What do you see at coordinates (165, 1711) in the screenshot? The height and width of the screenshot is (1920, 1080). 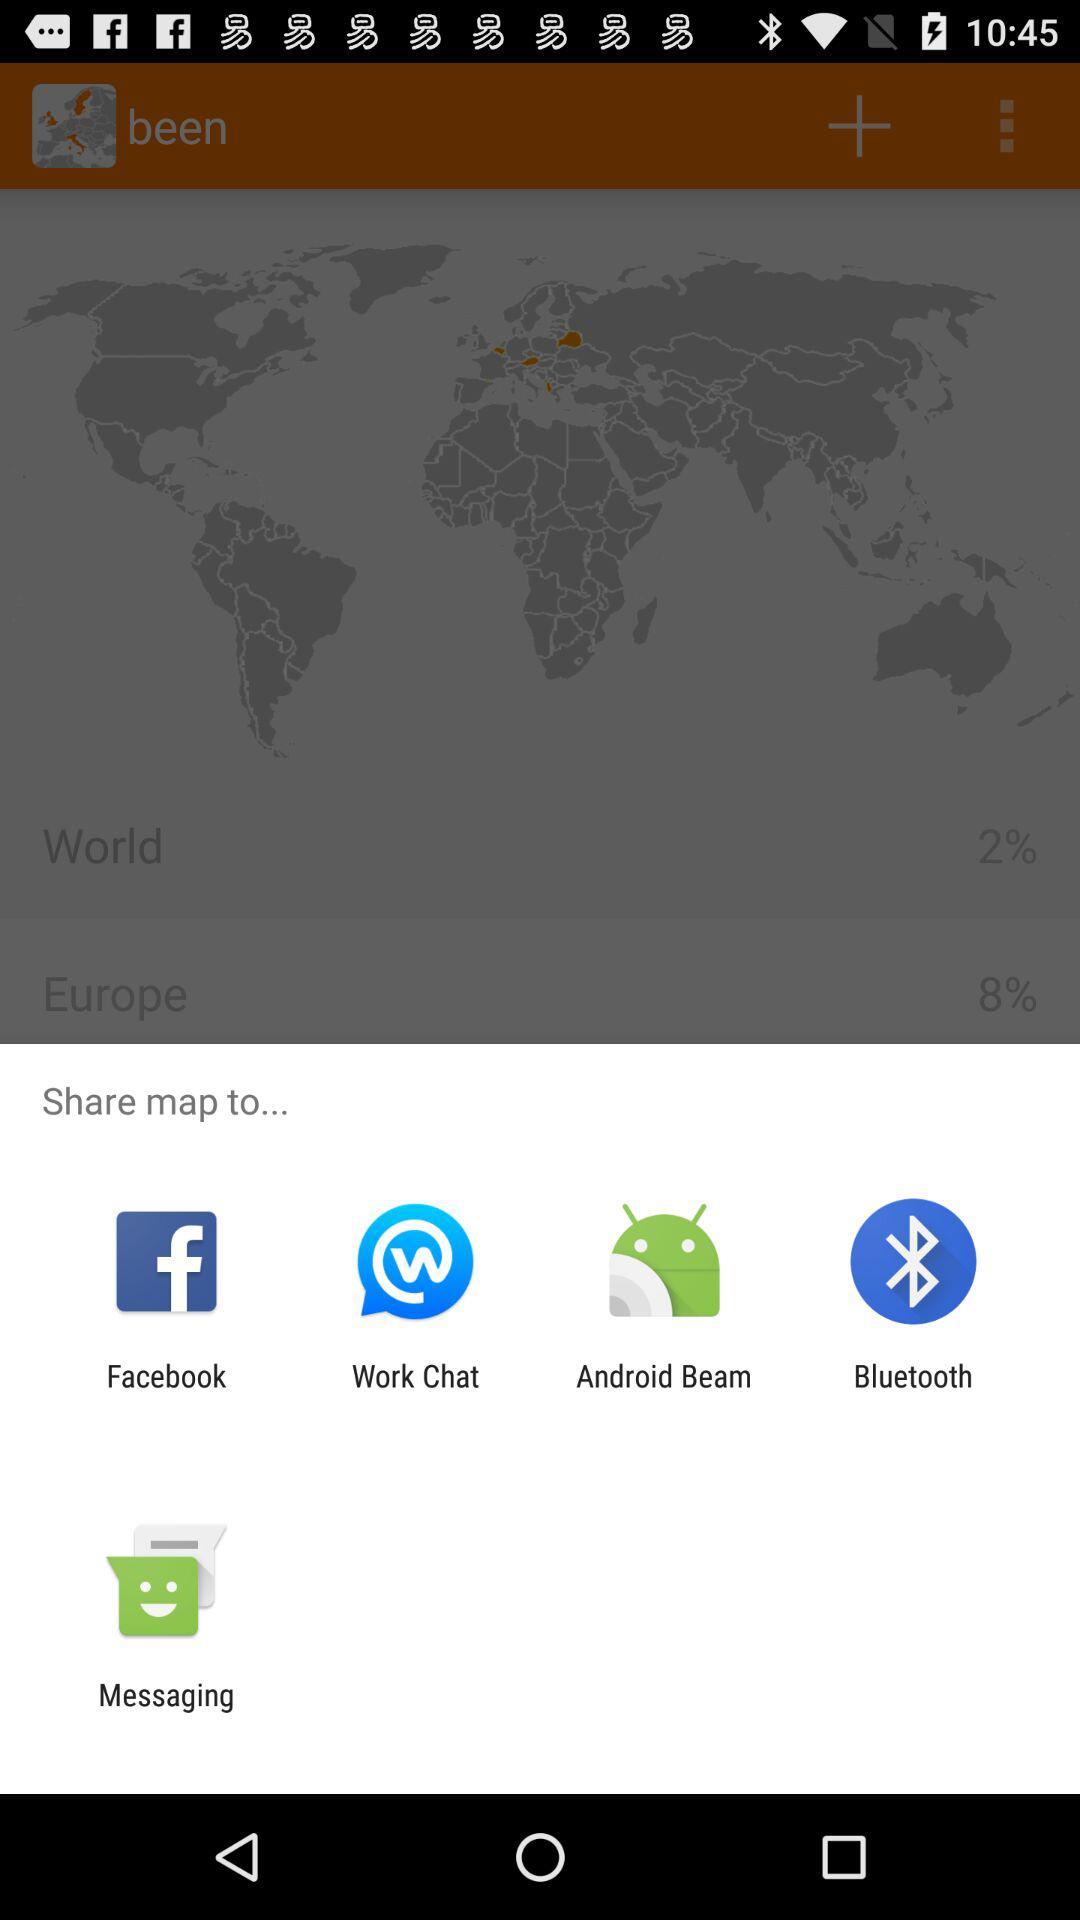 I see `the messaging icon` at bounding box center [165, 1711].